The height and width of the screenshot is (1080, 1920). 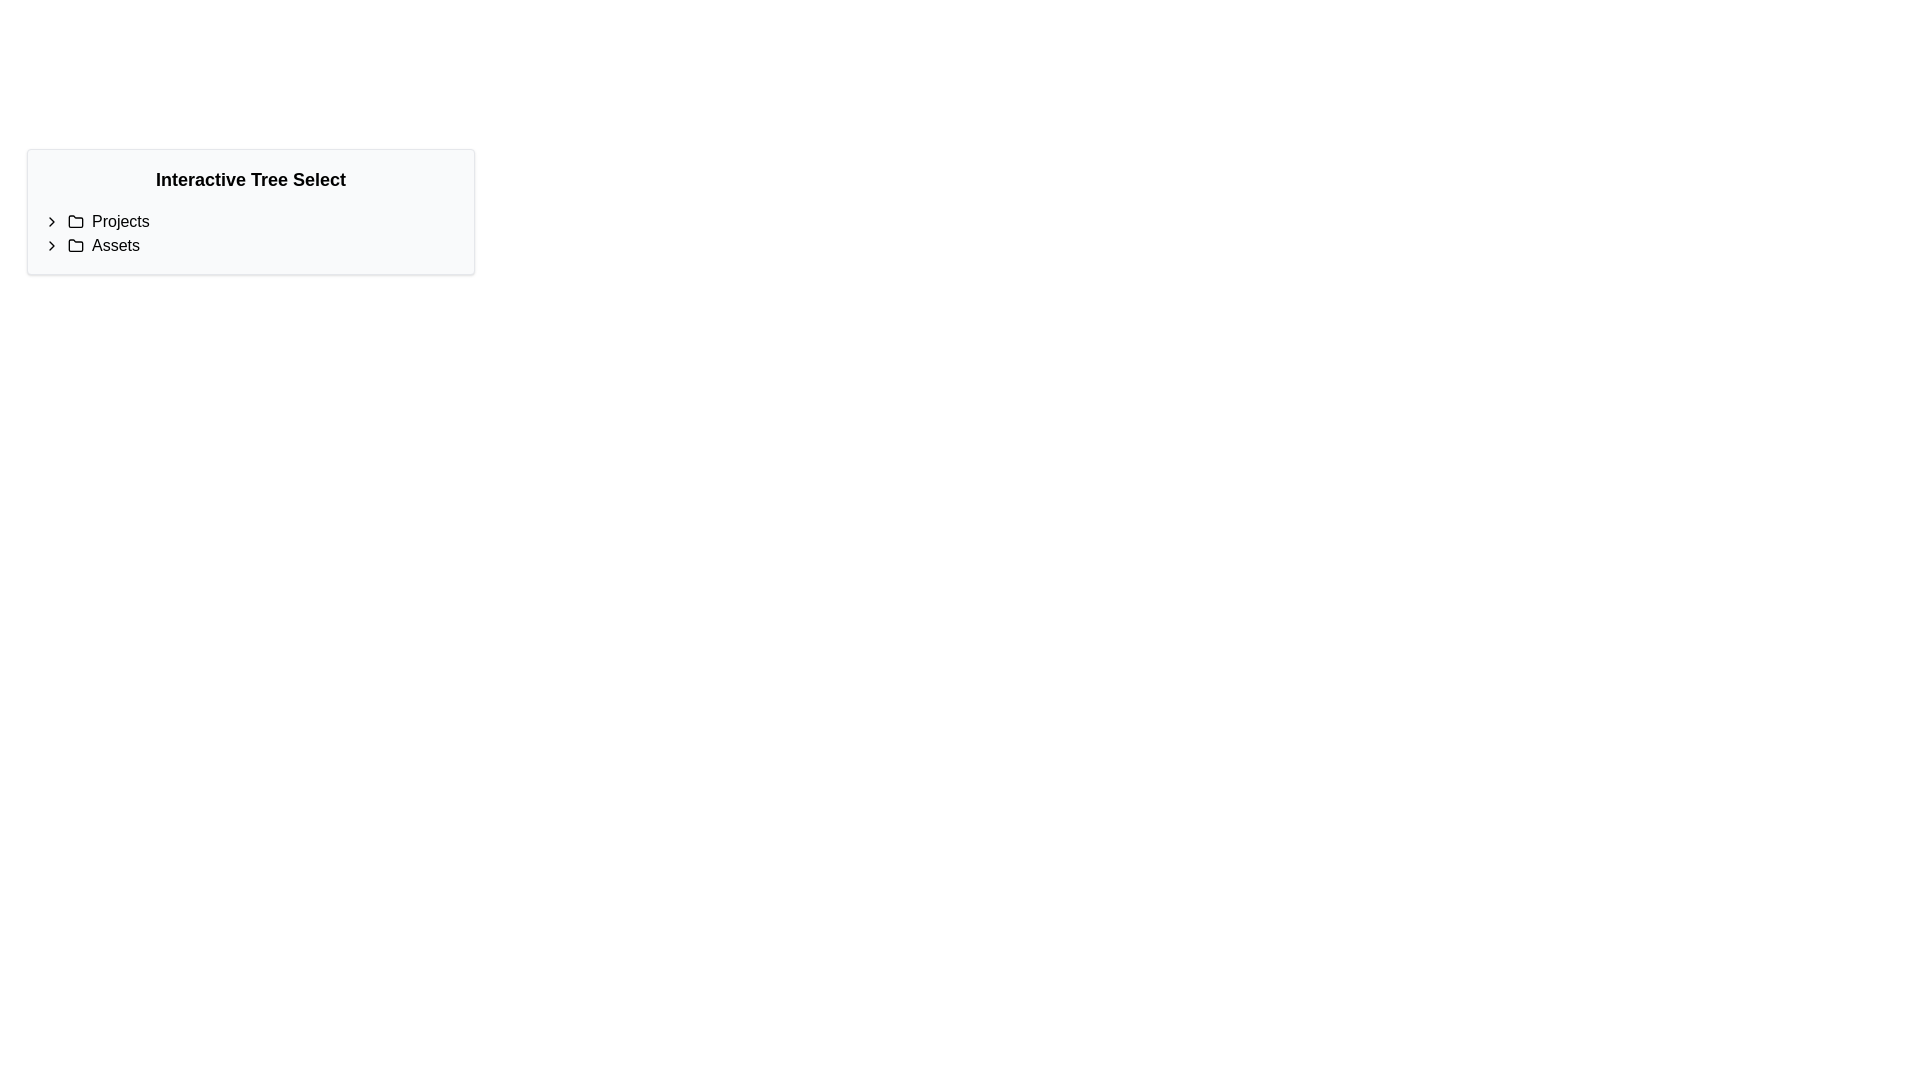 I want to click on the small folder icon located left of the word 'Projects' in the 'Interactive Tree Select' section, so click(x=76, y=222).